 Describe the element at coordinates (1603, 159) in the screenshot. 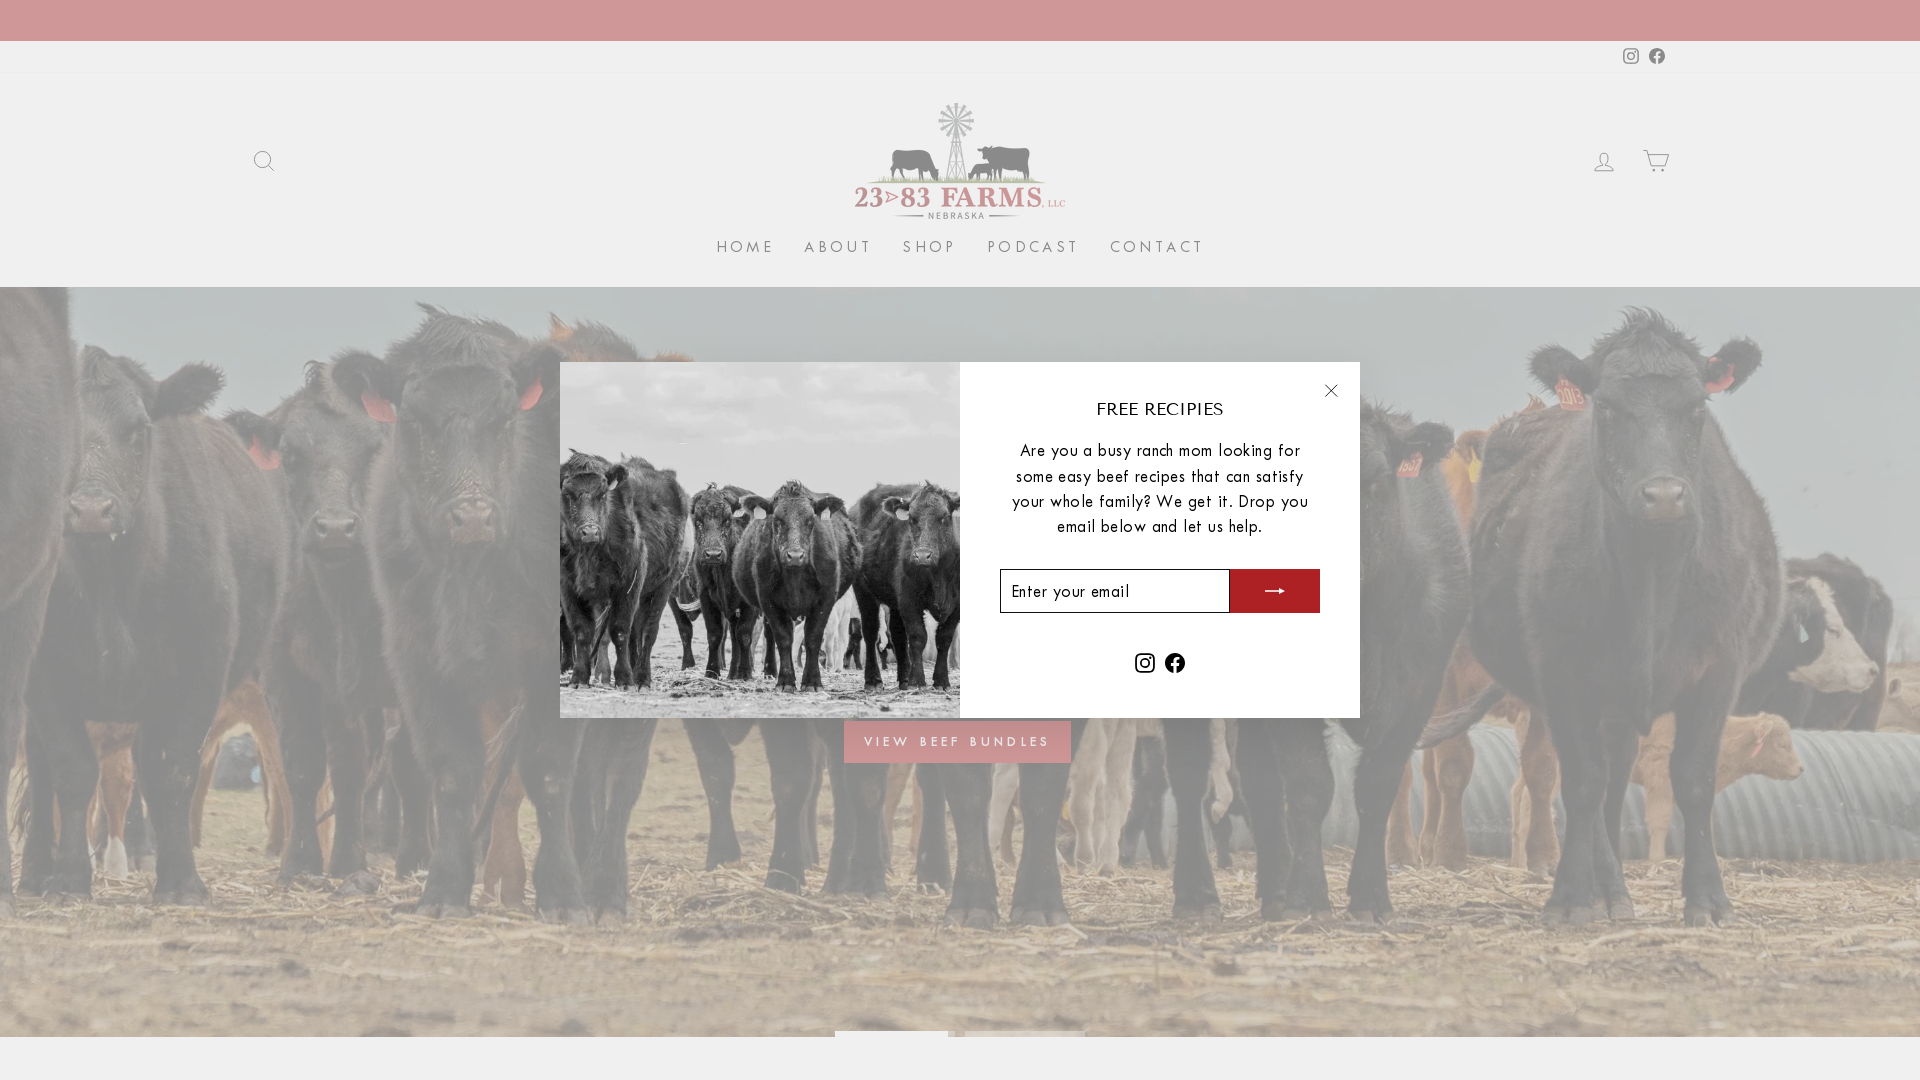

I see `'LOG IN'` at that location.